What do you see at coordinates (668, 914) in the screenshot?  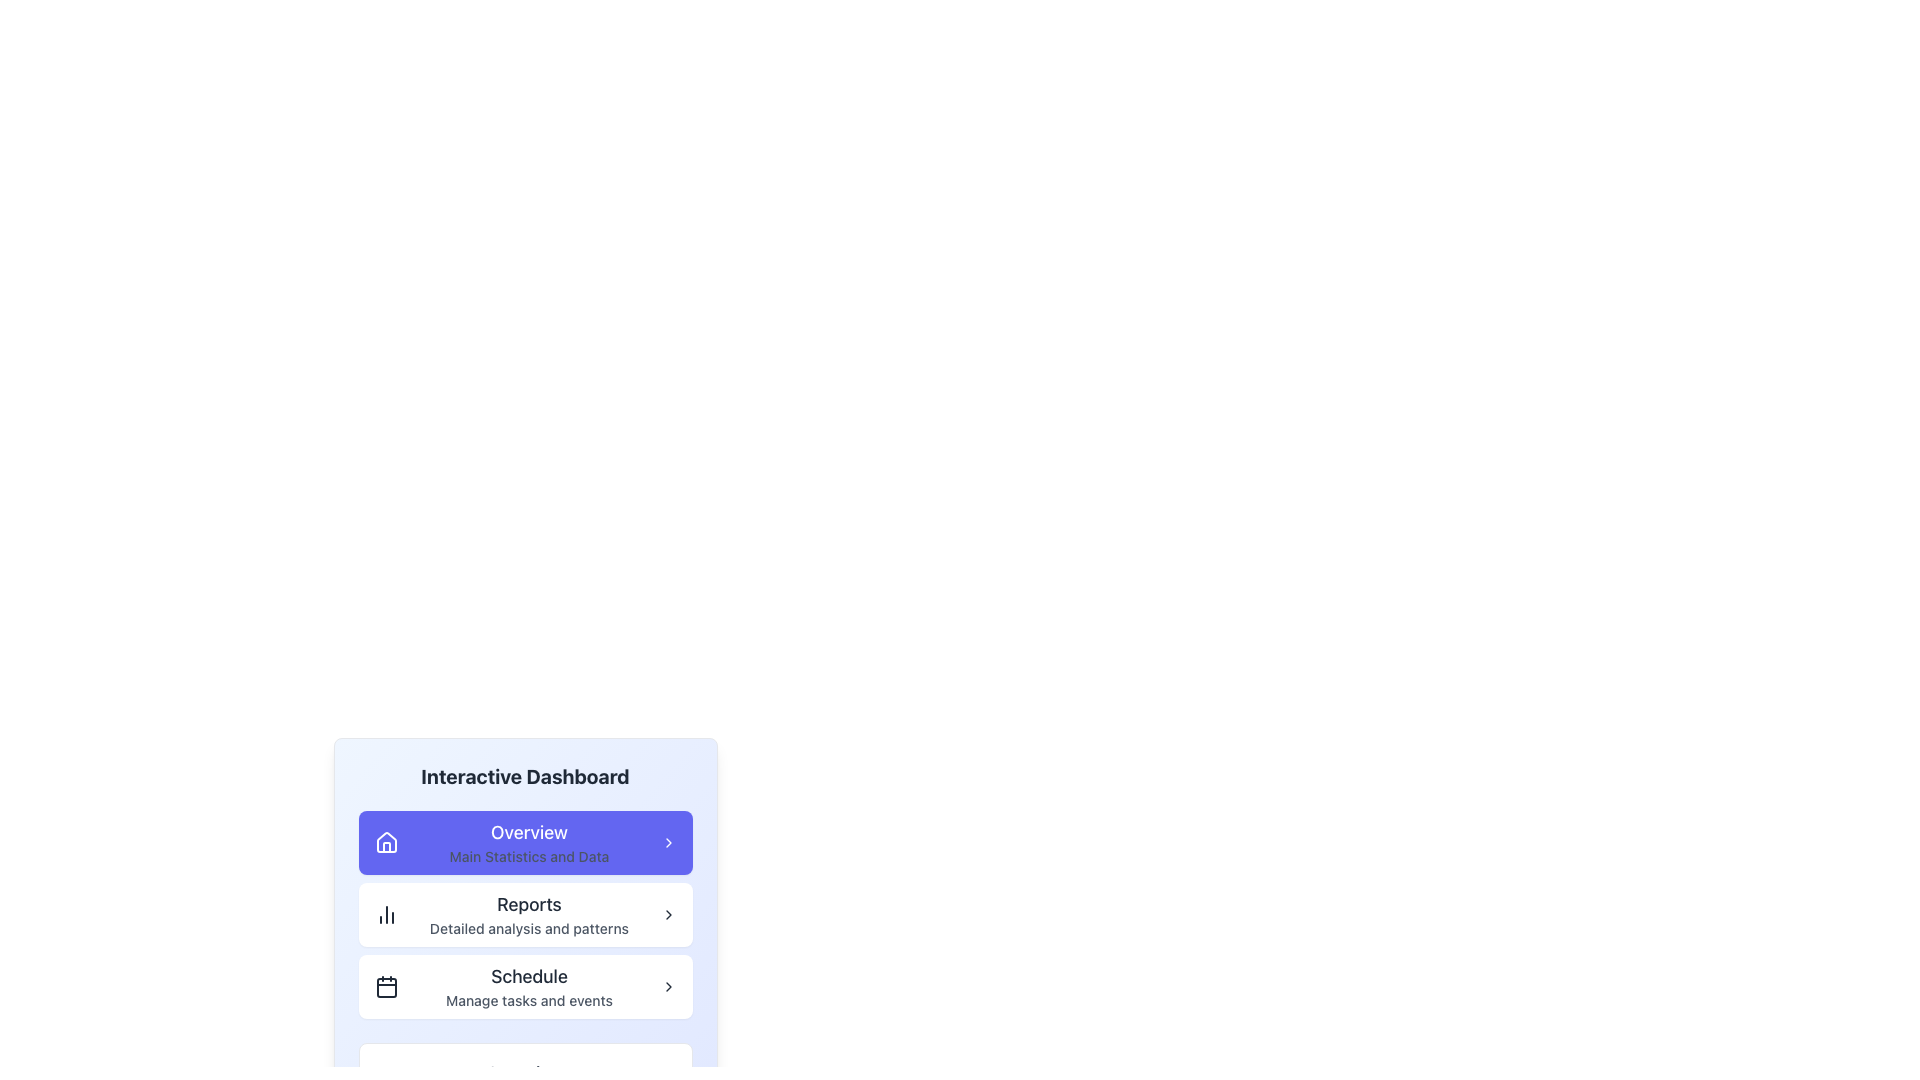 I see `the right-facing chevron arrow icon located in the 'Reports' section, adjacent to the text 'Detailed analysis and patterns'` at bounding box center [668, 914].